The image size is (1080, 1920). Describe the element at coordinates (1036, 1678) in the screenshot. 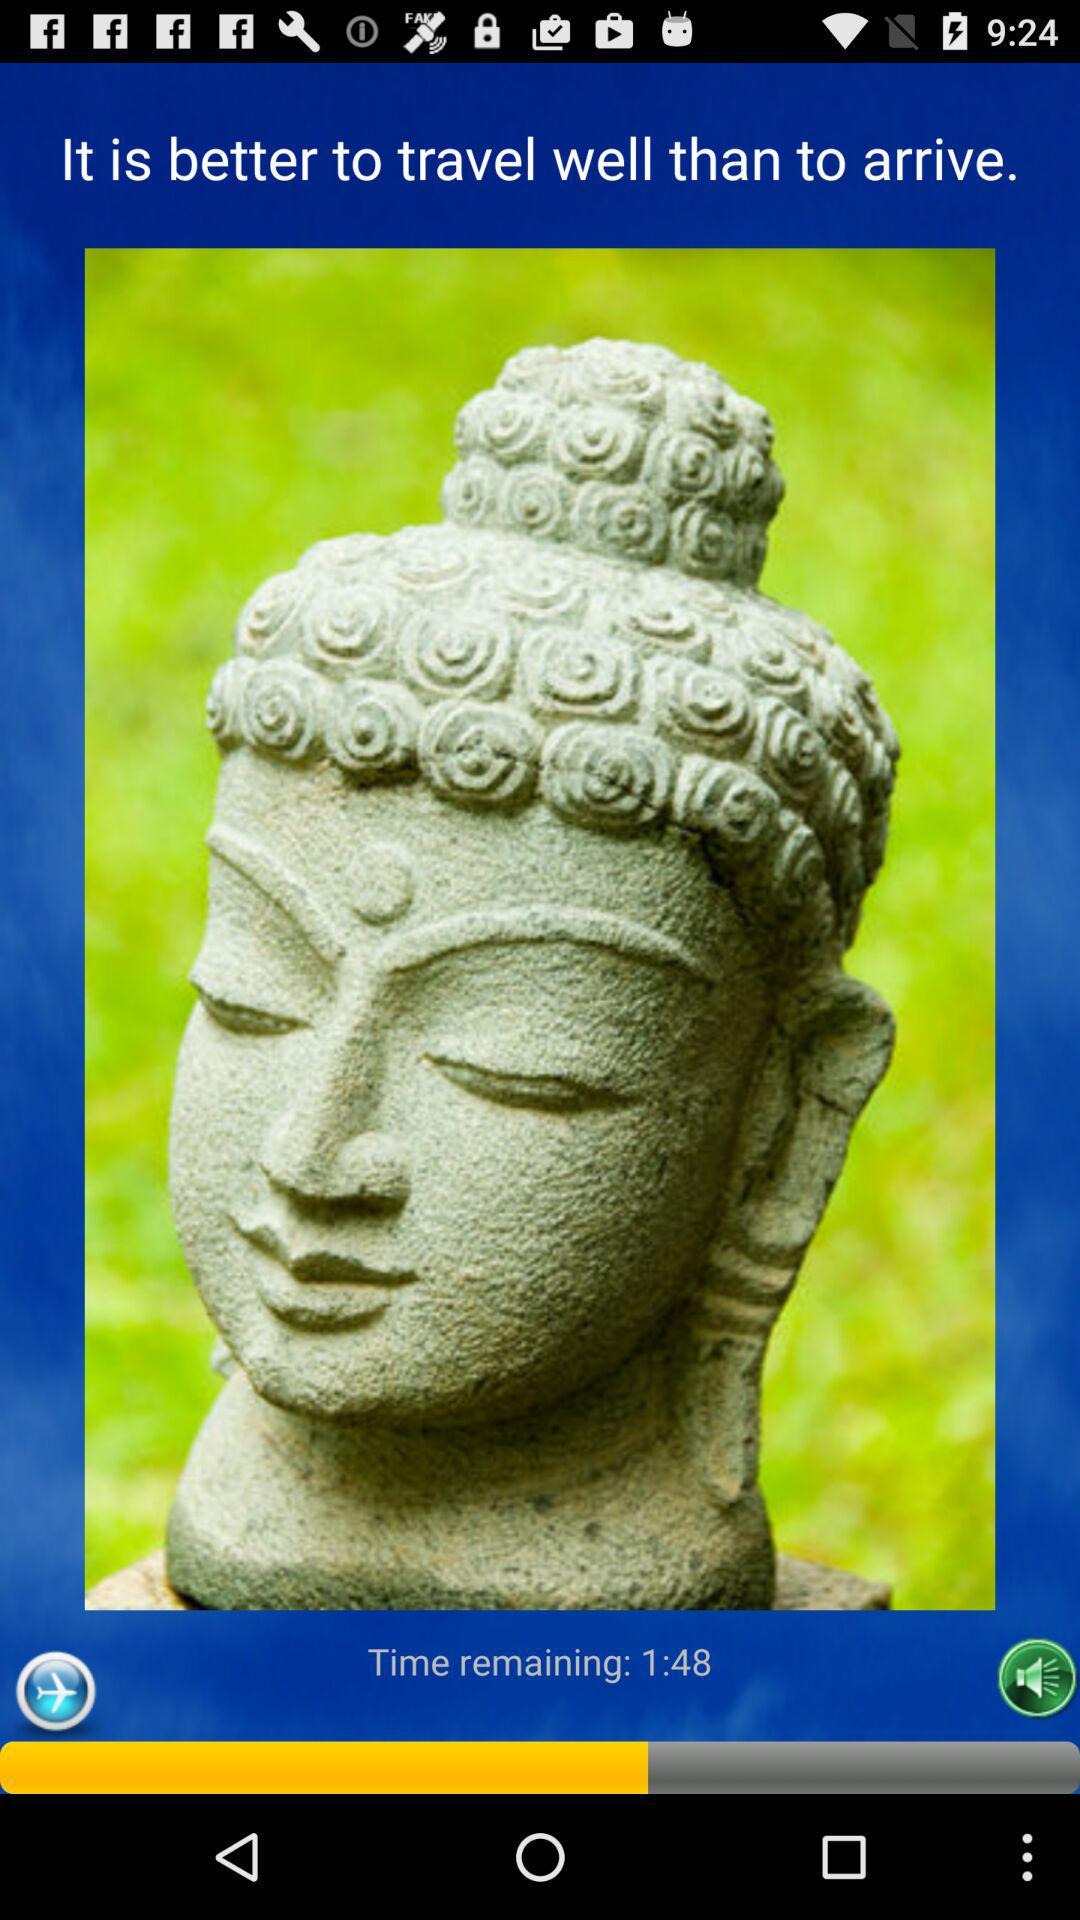

I see `the app to the right of time remaining 1 app` at that location.